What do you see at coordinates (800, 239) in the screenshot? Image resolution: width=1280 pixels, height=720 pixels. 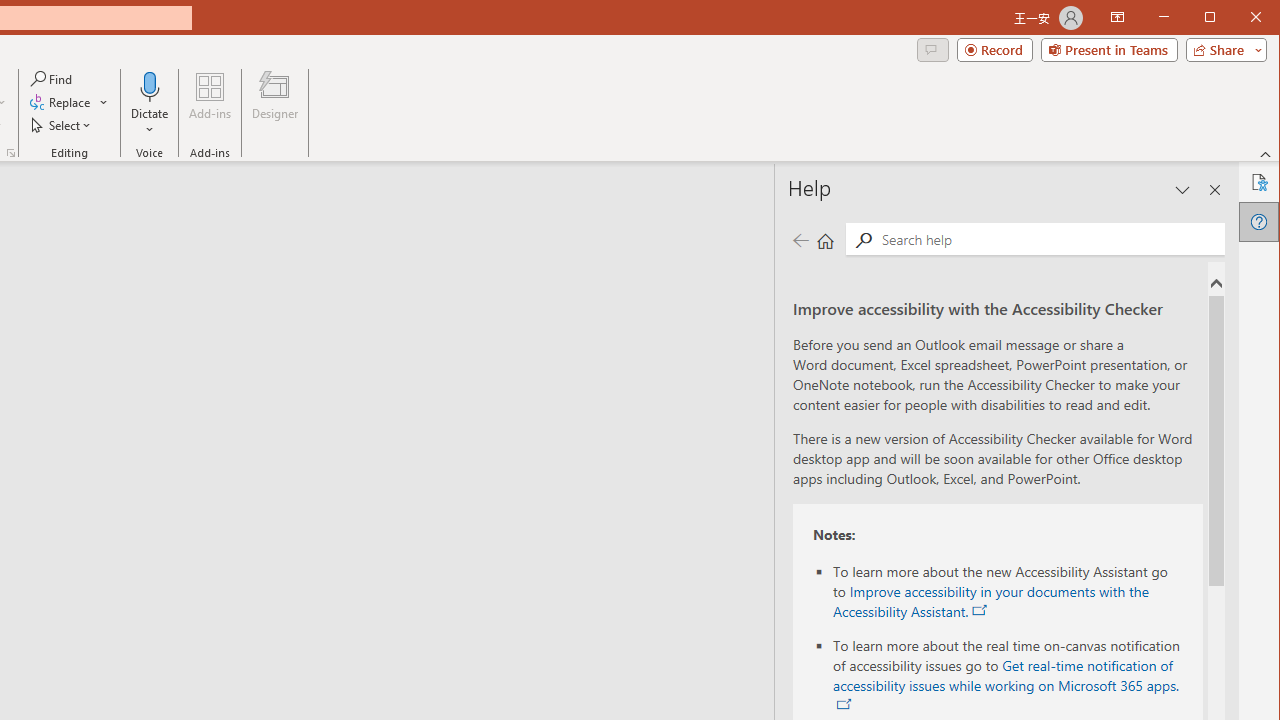 I see `'Previous page'` at bounding box center [800, 239].